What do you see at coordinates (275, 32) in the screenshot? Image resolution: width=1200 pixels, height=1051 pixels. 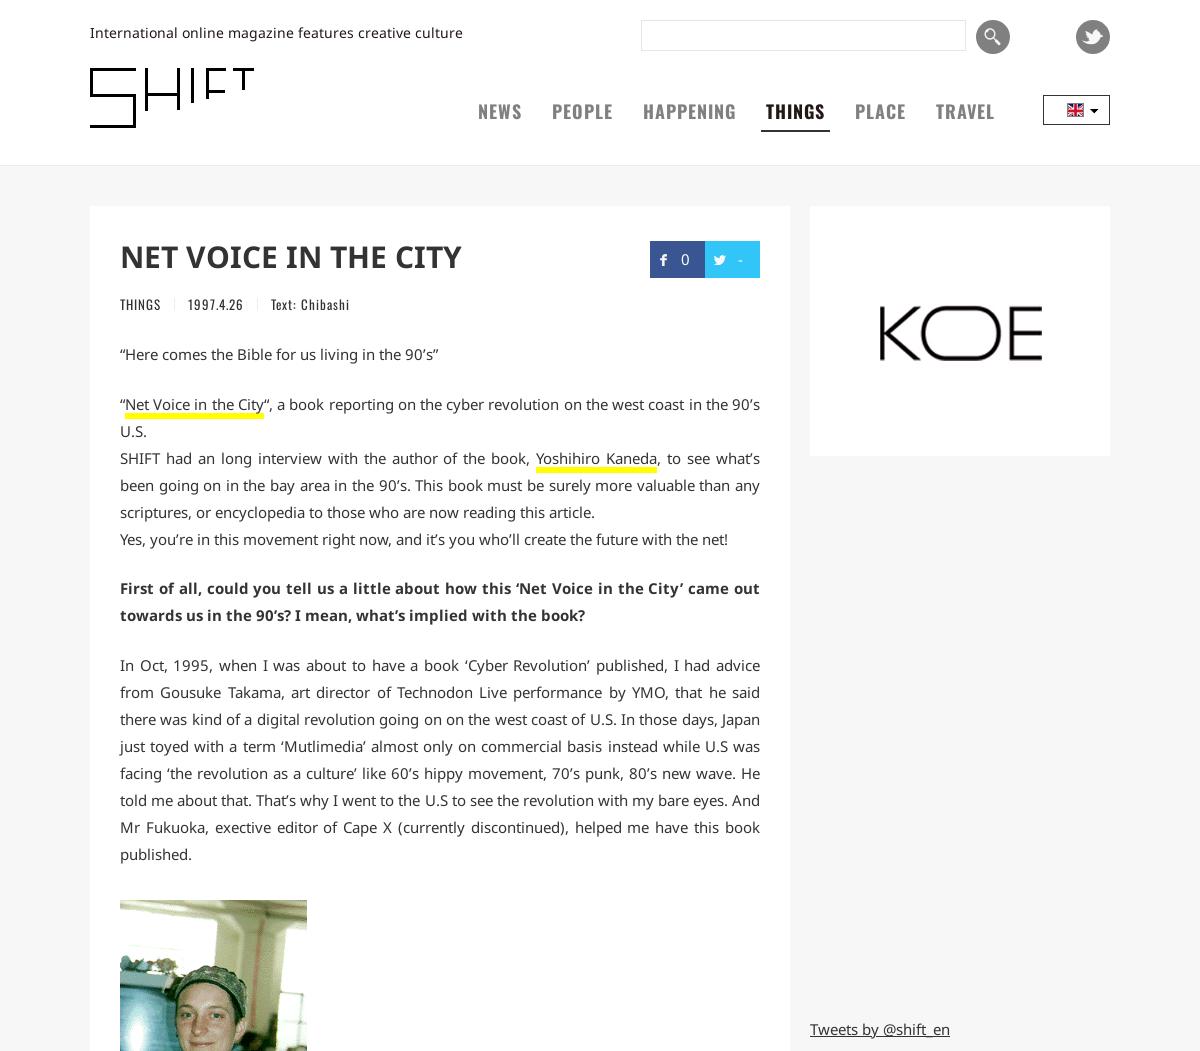 I see `'International online magazine features creative culture'` at bounding box center [275, 32].